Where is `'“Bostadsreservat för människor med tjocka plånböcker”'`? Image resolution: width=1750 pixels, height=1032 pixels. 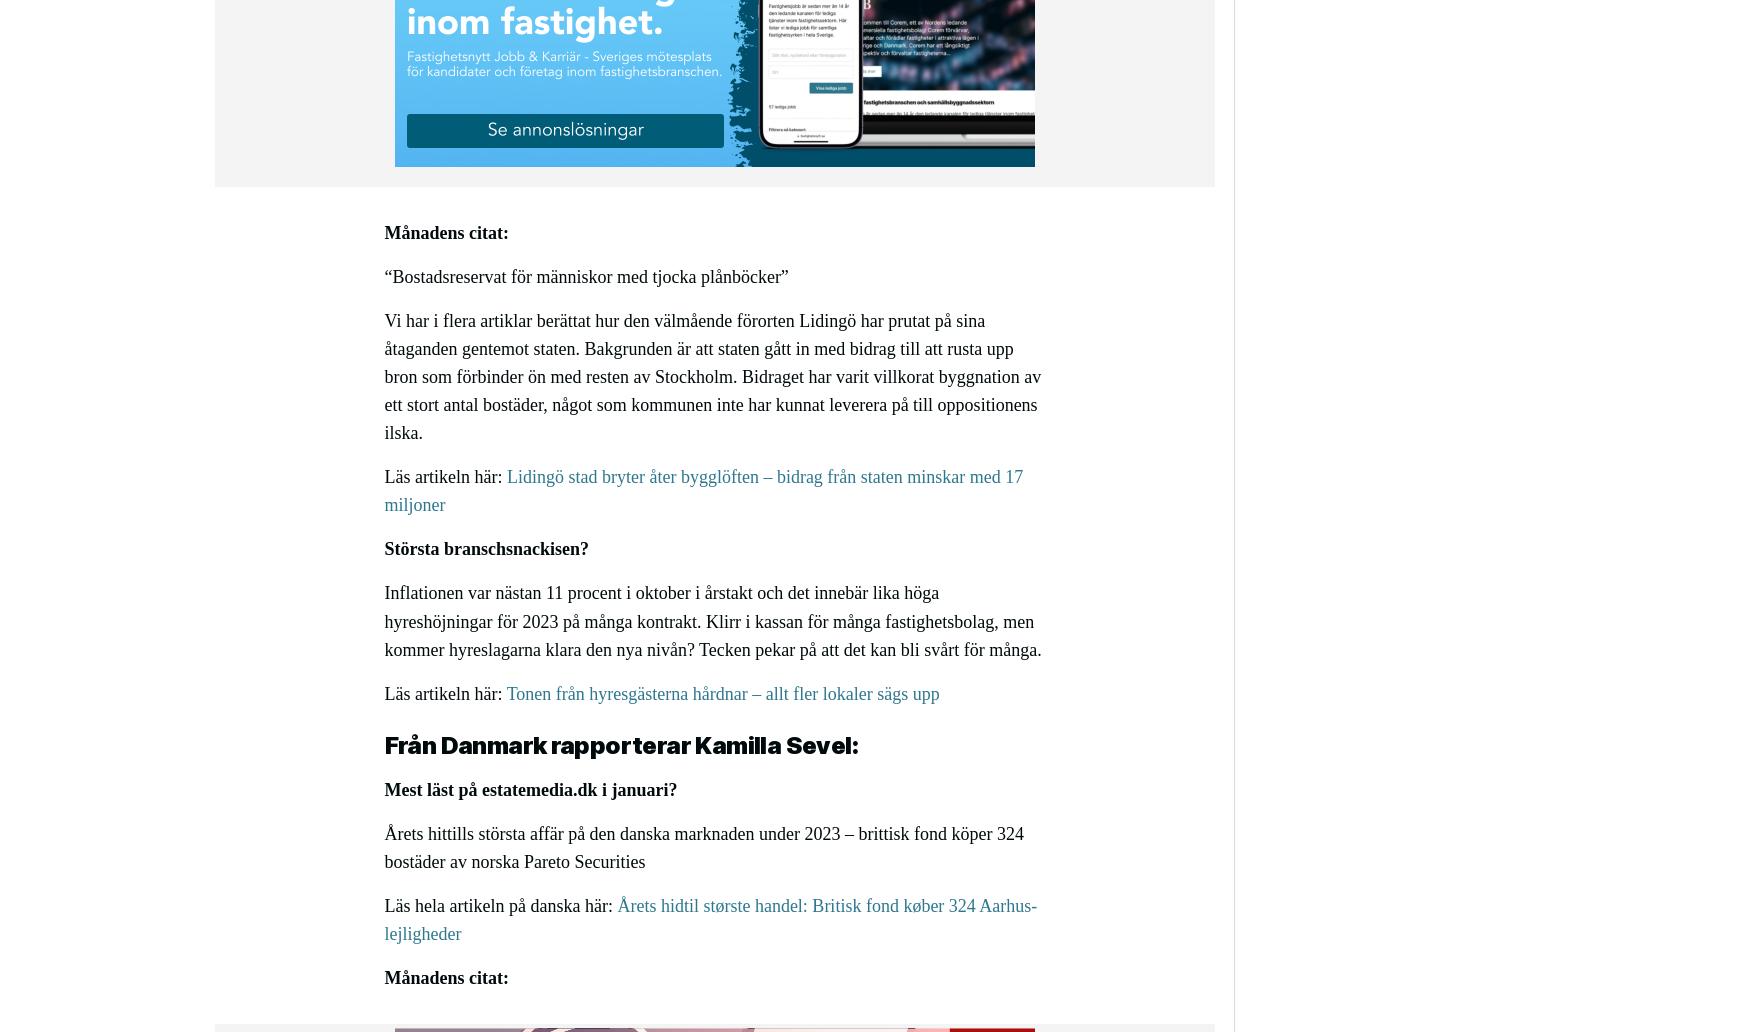
'“Bostadsreservat för människor med tjocka plånböcker”' is located at coordinates (586, 275).